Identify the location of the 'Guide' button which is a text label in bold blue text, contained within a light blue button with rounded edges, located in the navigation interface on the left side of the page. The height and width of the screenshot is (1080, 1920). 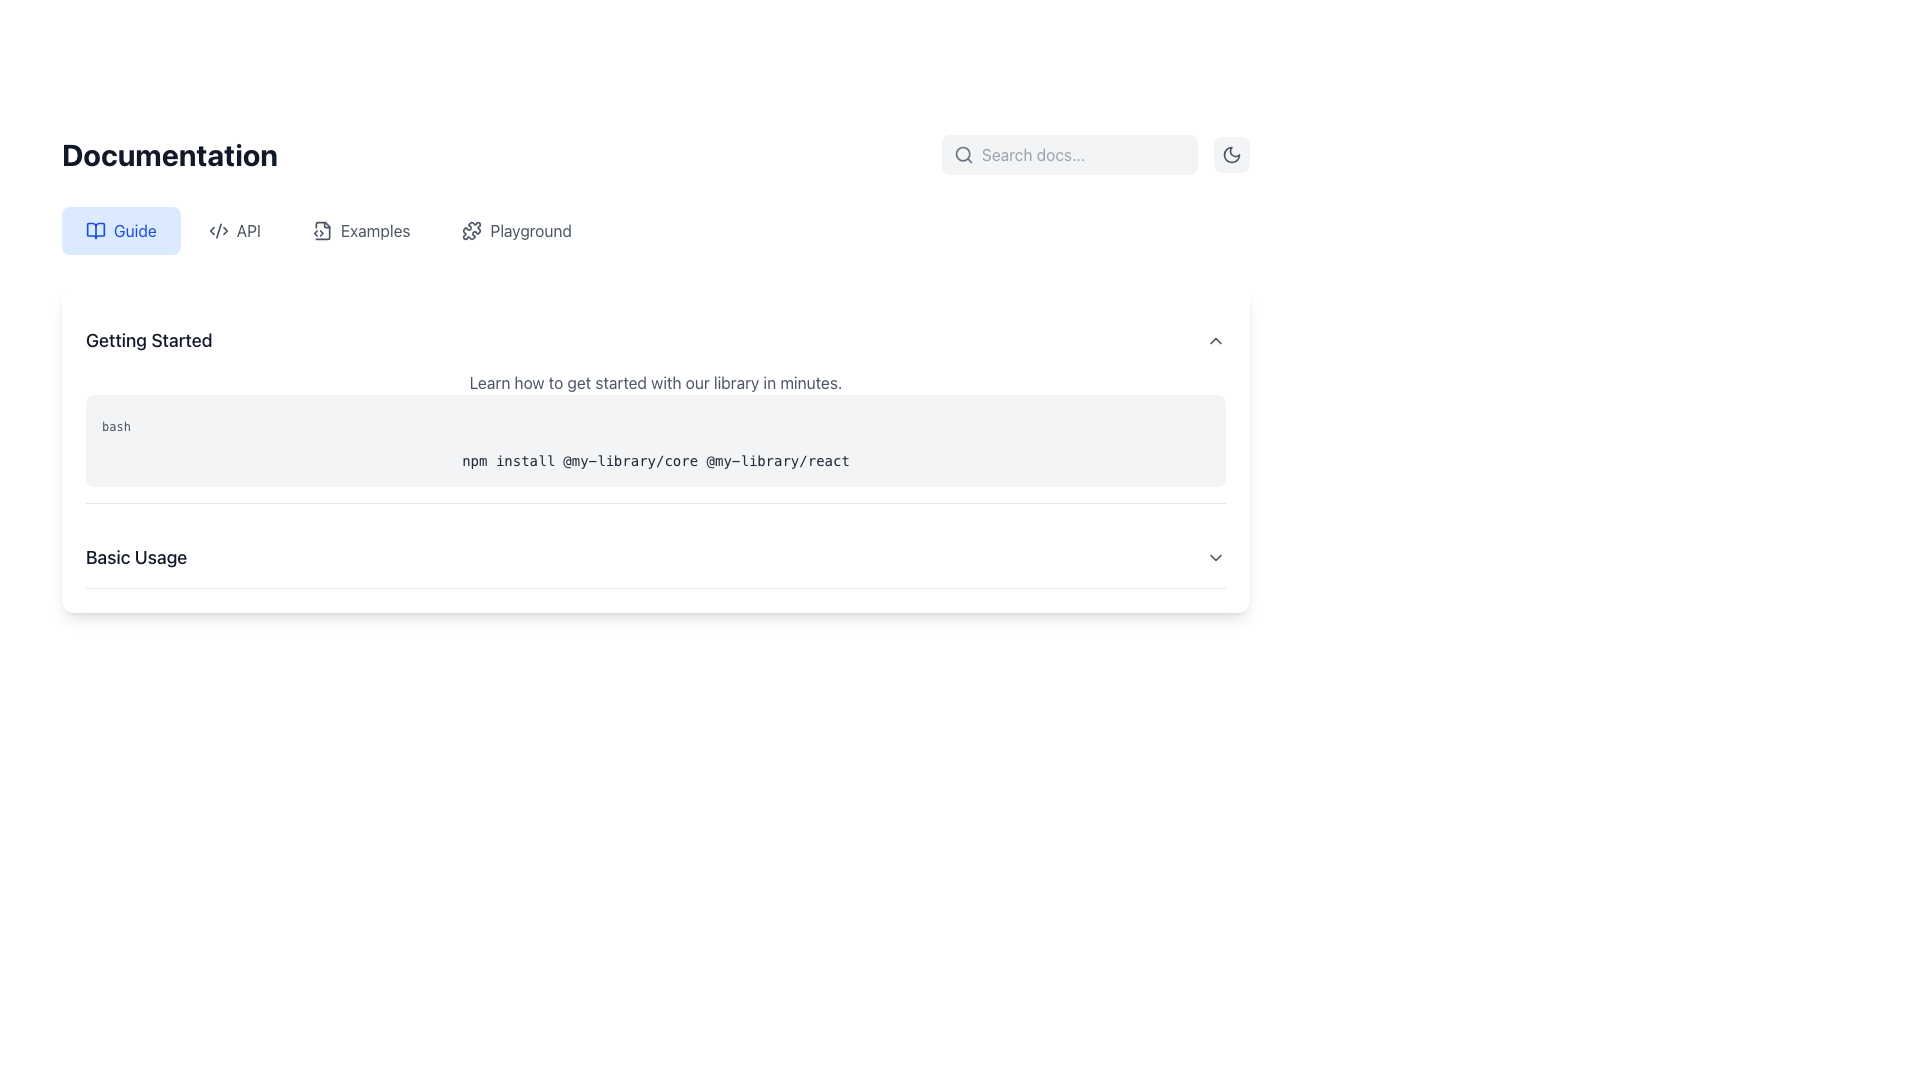
(134, 230).